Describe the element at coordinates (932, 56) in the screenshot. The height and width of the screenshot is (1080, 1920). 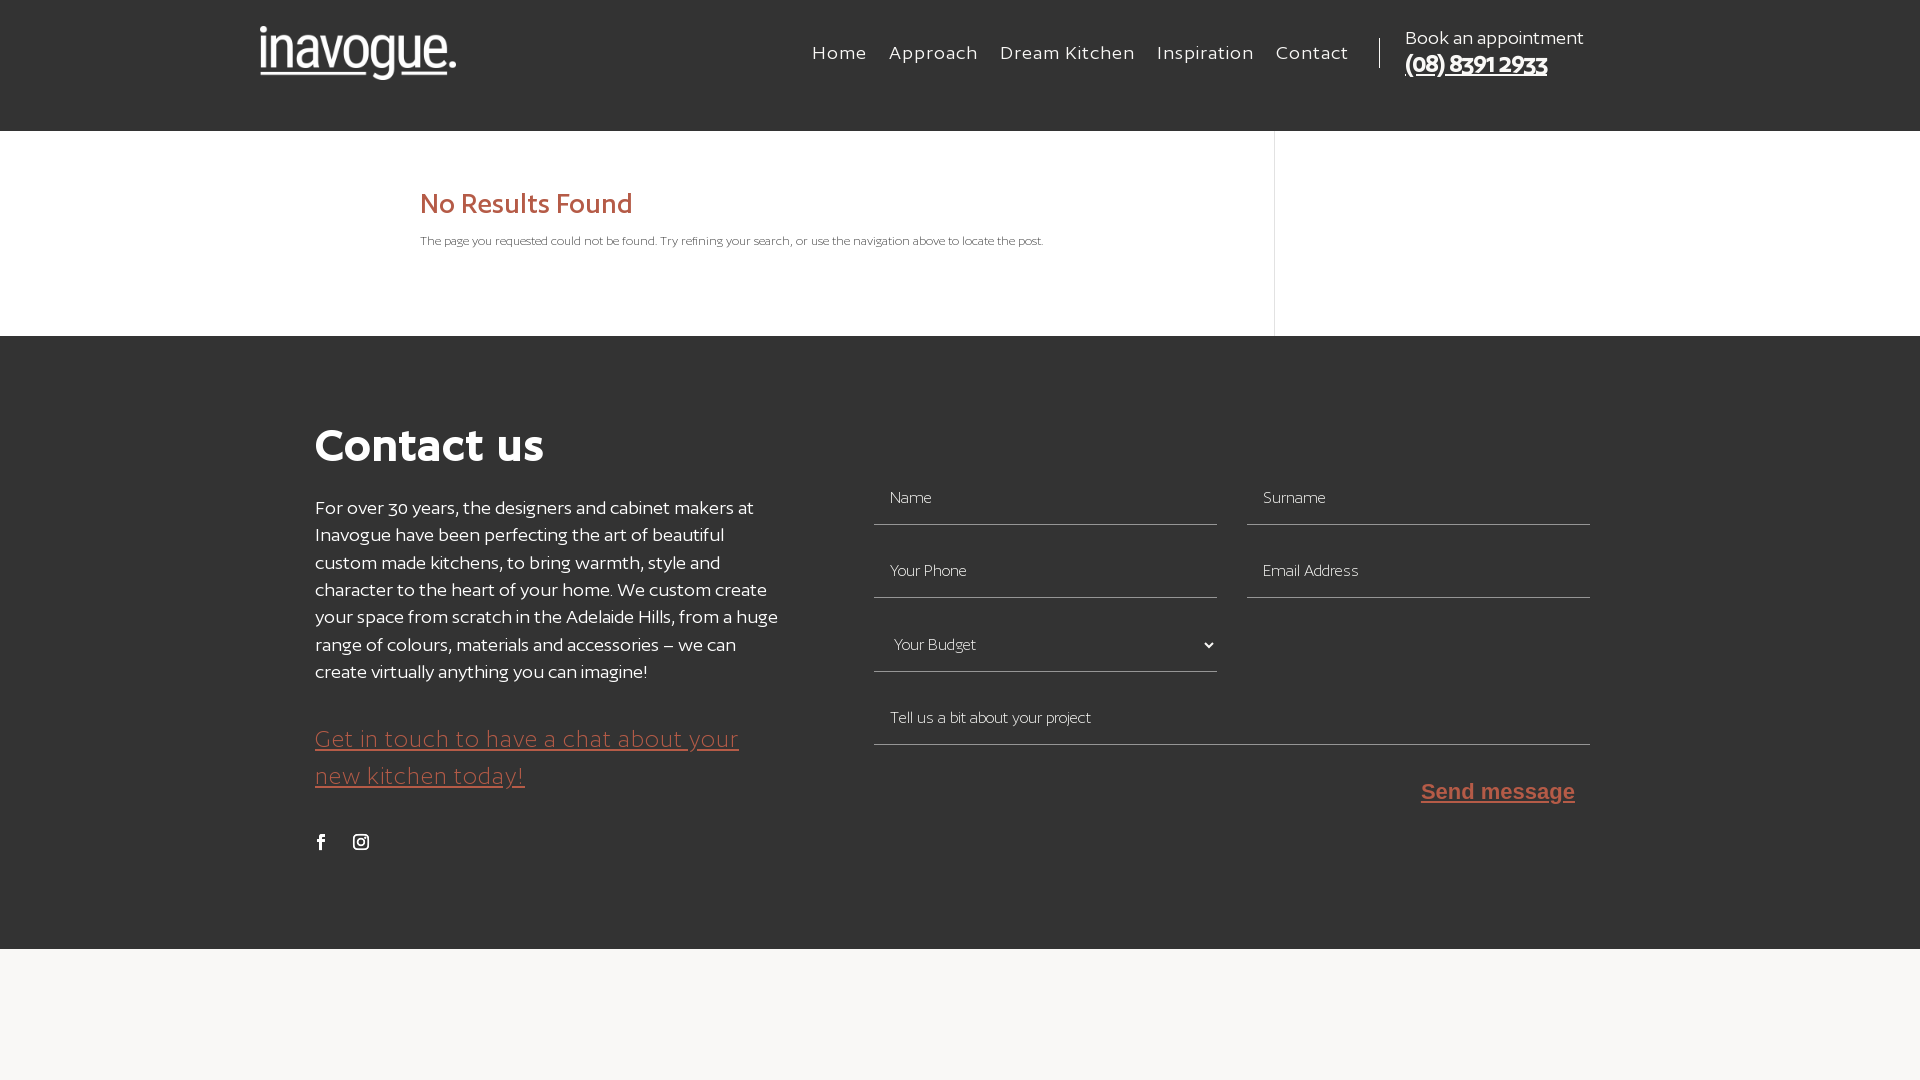
I see `'Approach'` at that location.